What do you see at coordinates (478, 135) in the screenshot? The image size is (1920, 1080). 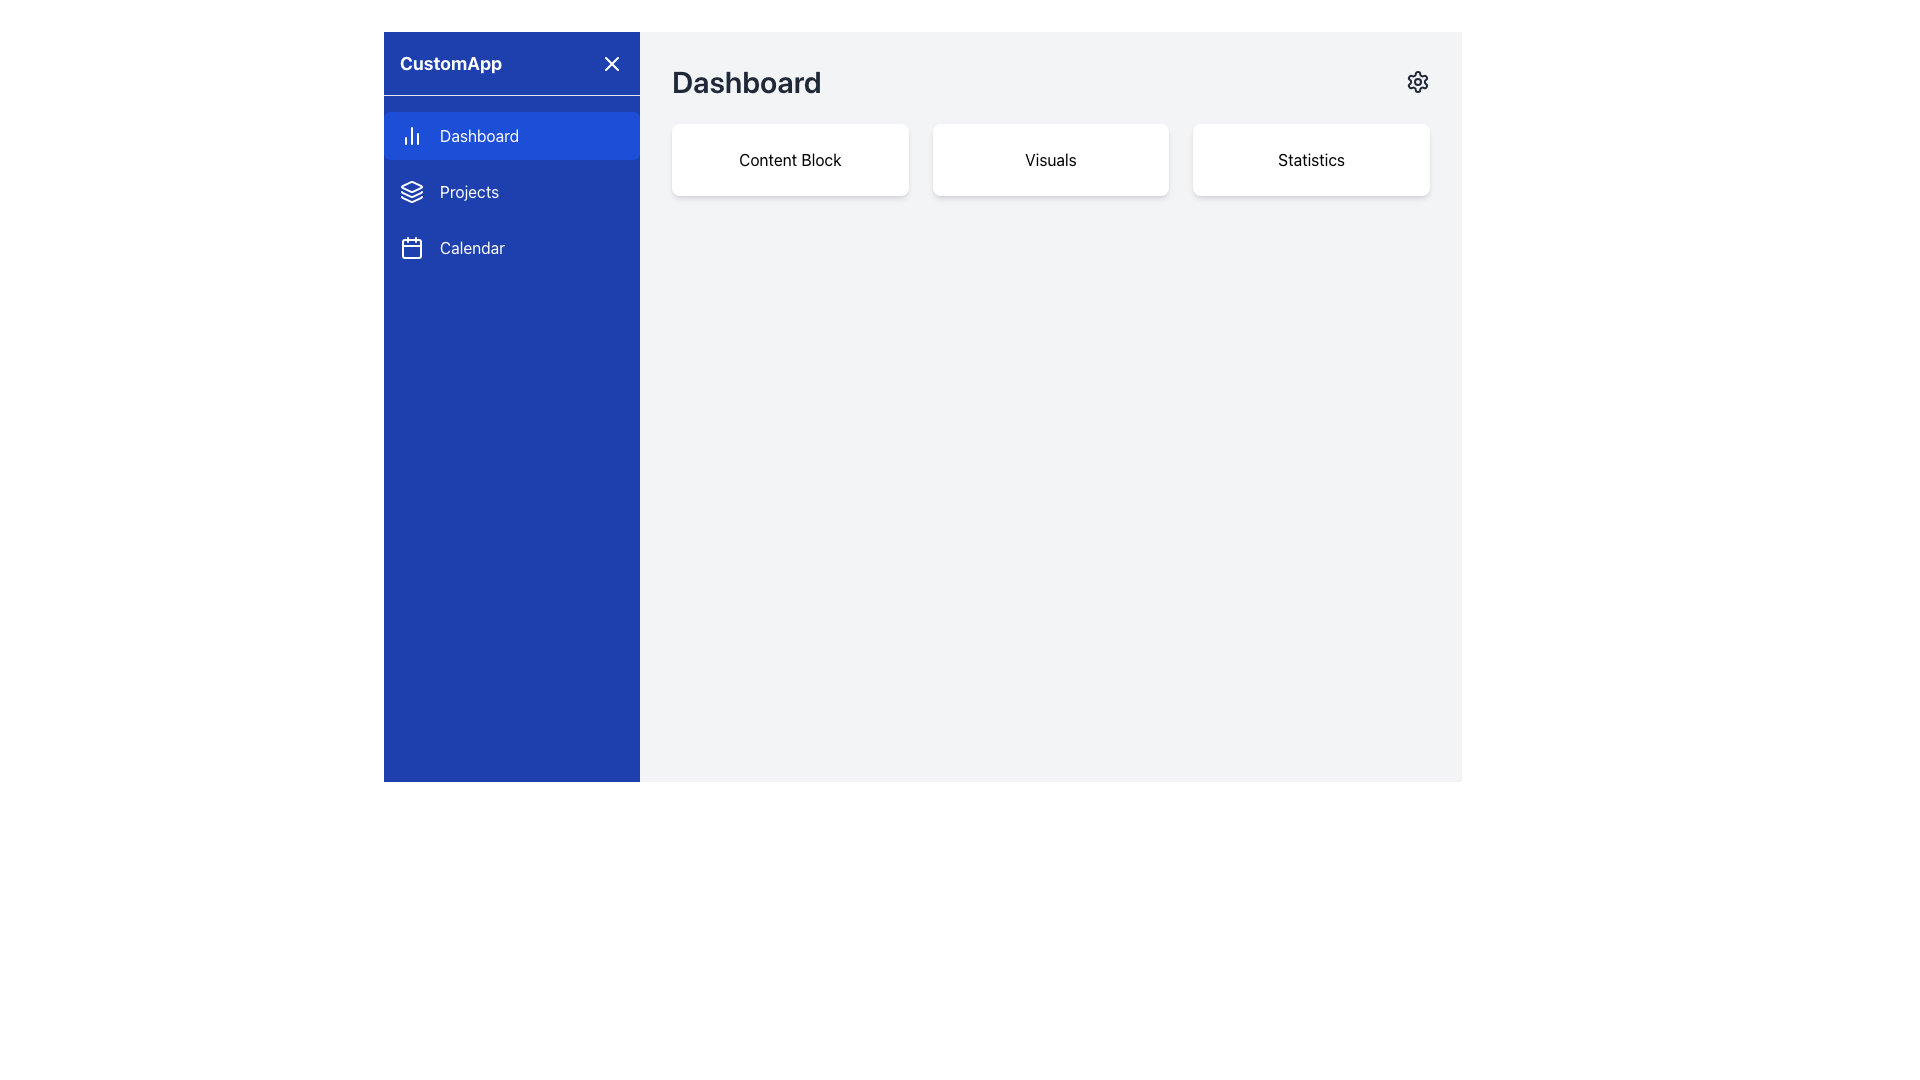 I see `the 'Dashboard' text label located in the left side navigation menu` at bounding box center [478, 135].